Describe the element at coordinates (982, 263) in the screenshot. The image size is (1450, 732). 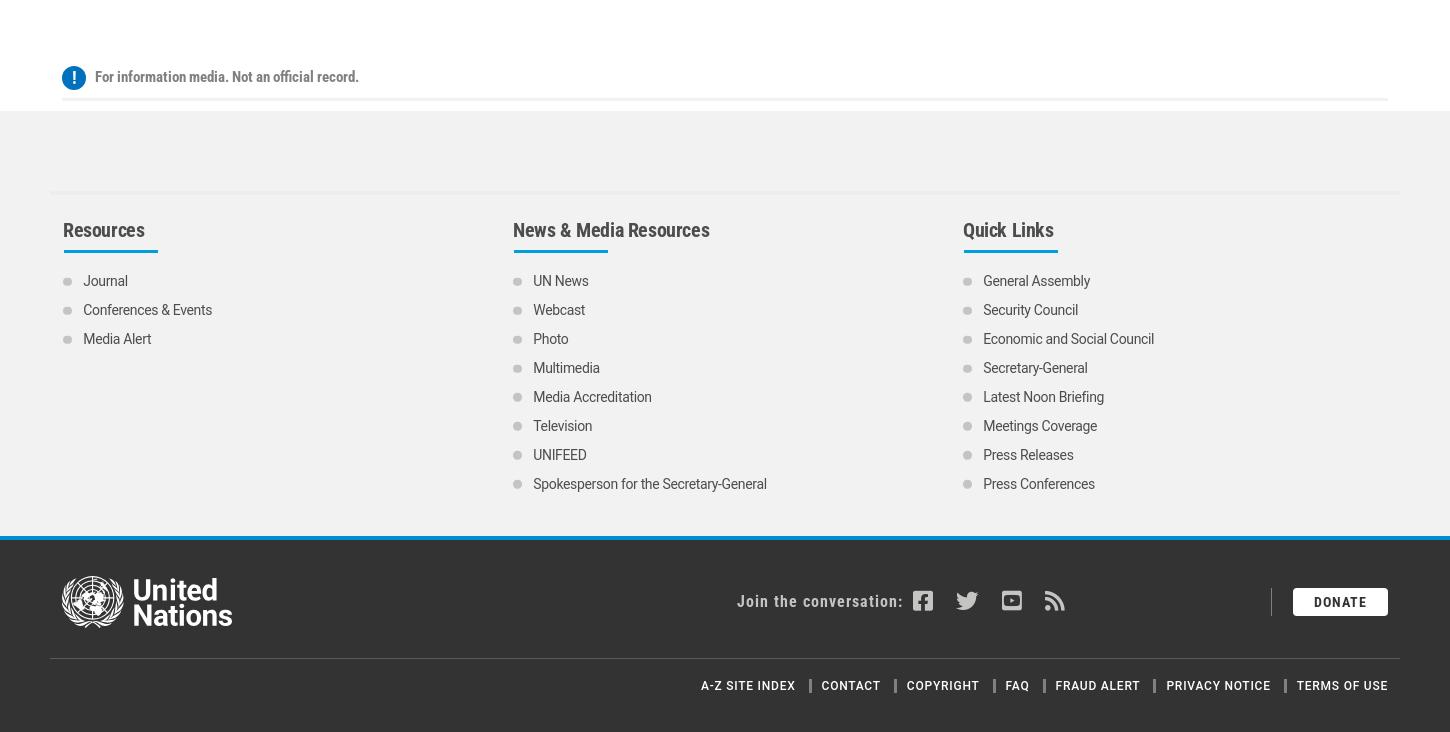
I see `'Press Releases'` at that location.